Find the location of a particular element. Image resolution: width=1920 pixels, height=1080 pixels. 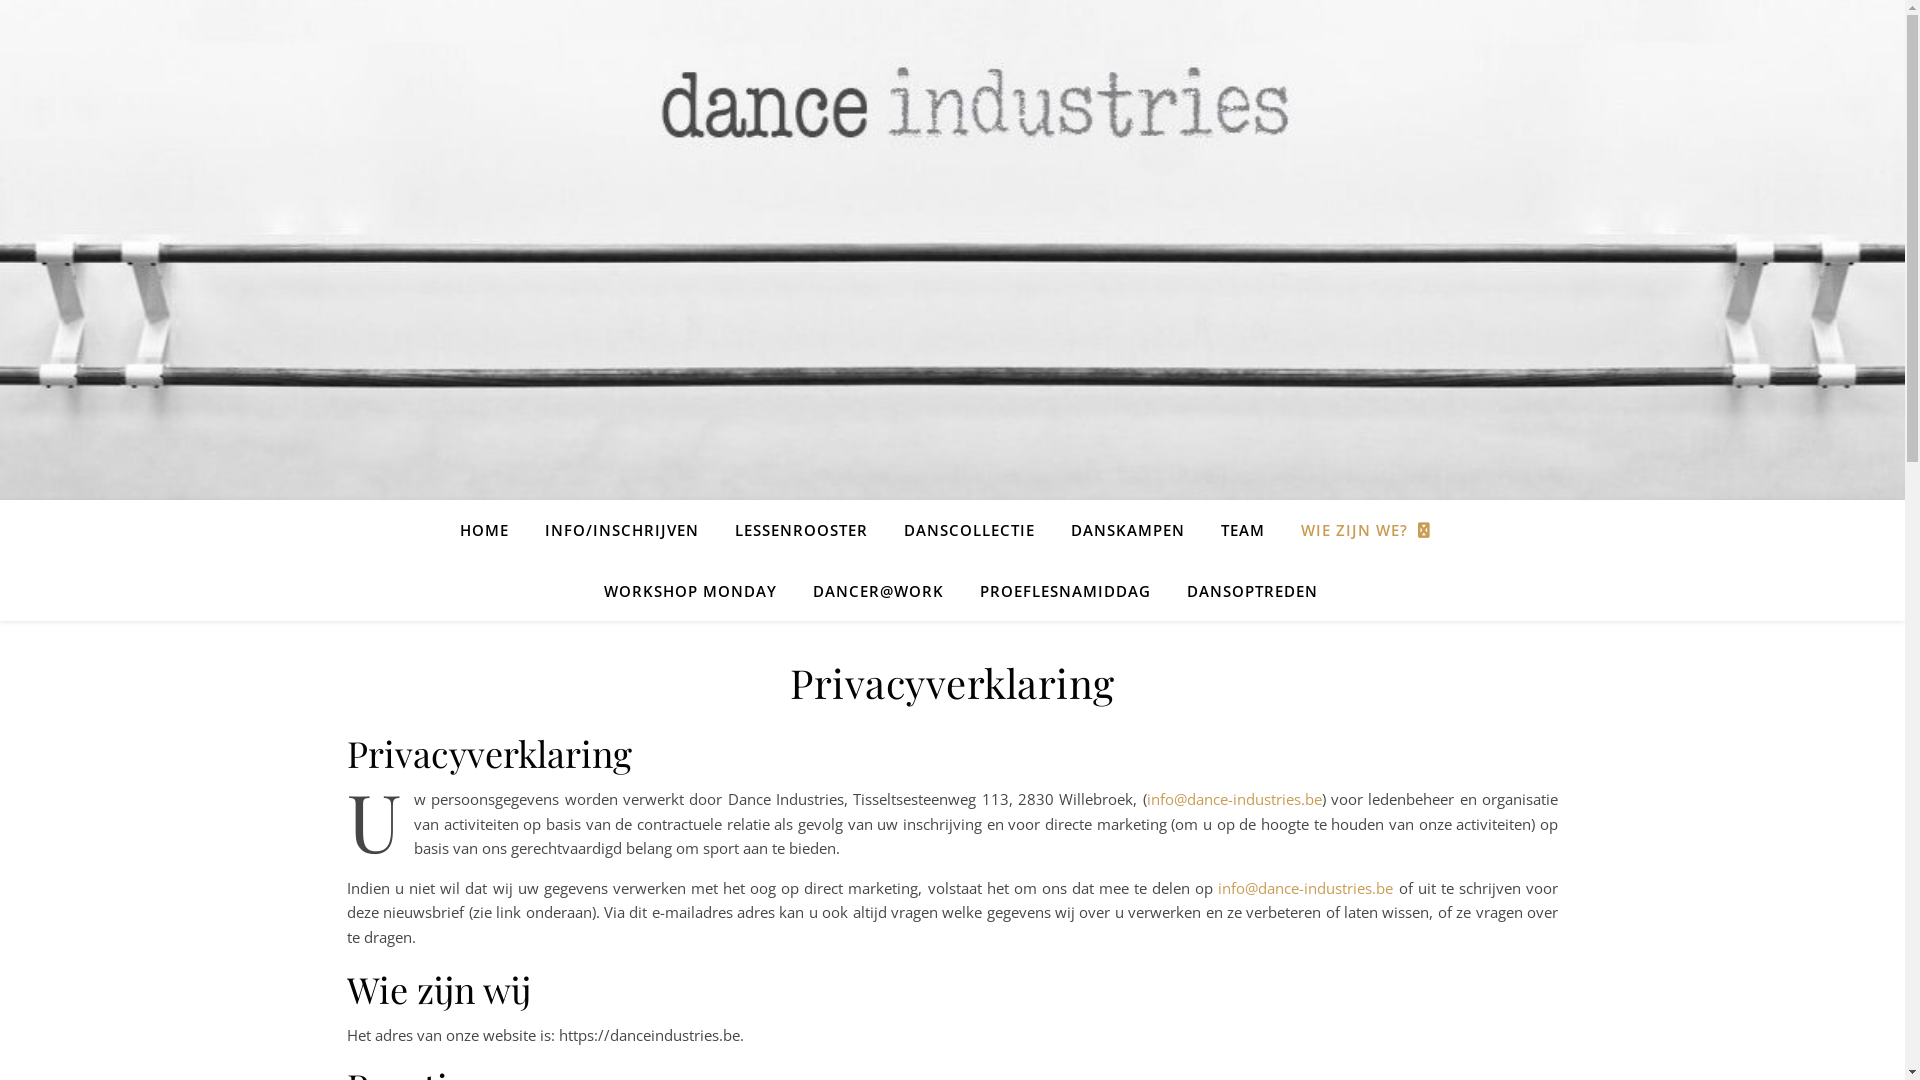

'HOME' is located at coordinates (459, 528).